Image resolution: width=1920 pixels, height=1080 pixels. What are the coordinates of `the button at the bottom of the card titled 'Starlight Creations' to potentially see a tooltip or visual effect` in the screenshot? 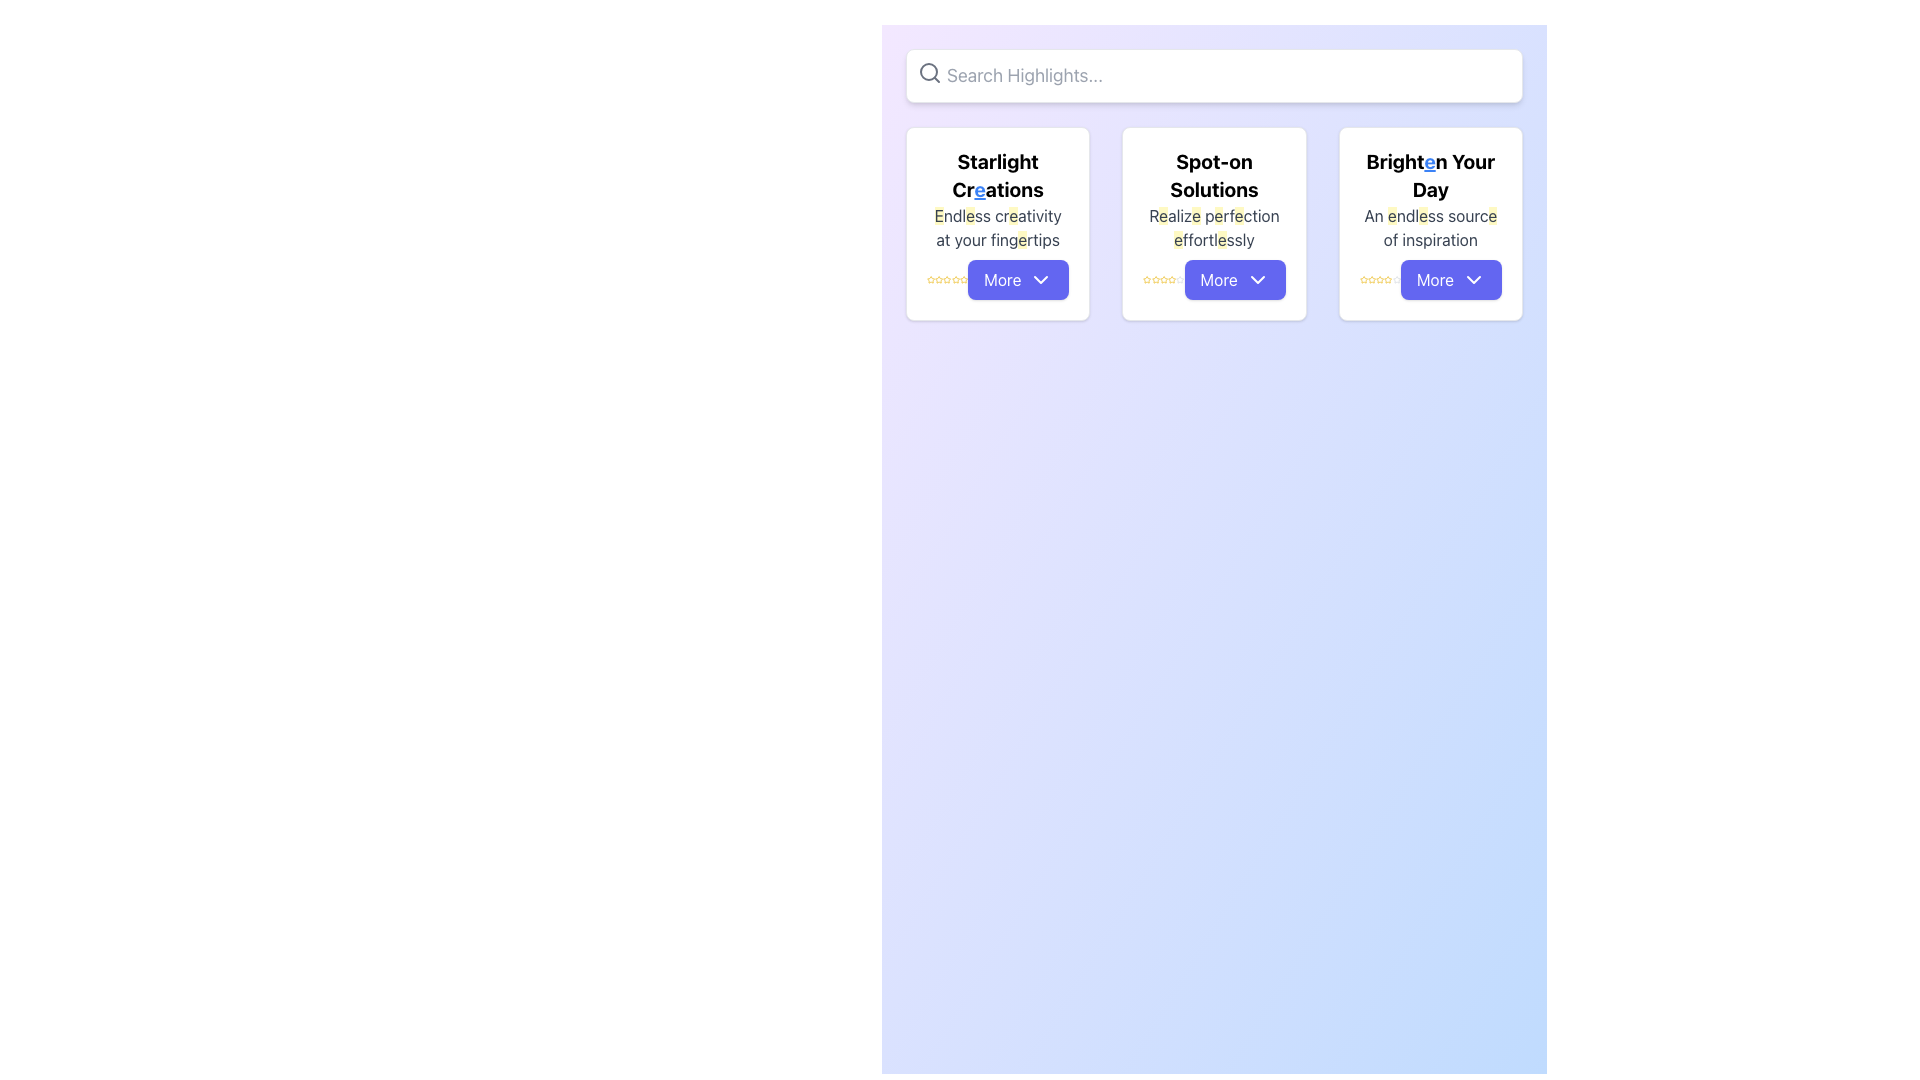 It's located at (1018, 280).